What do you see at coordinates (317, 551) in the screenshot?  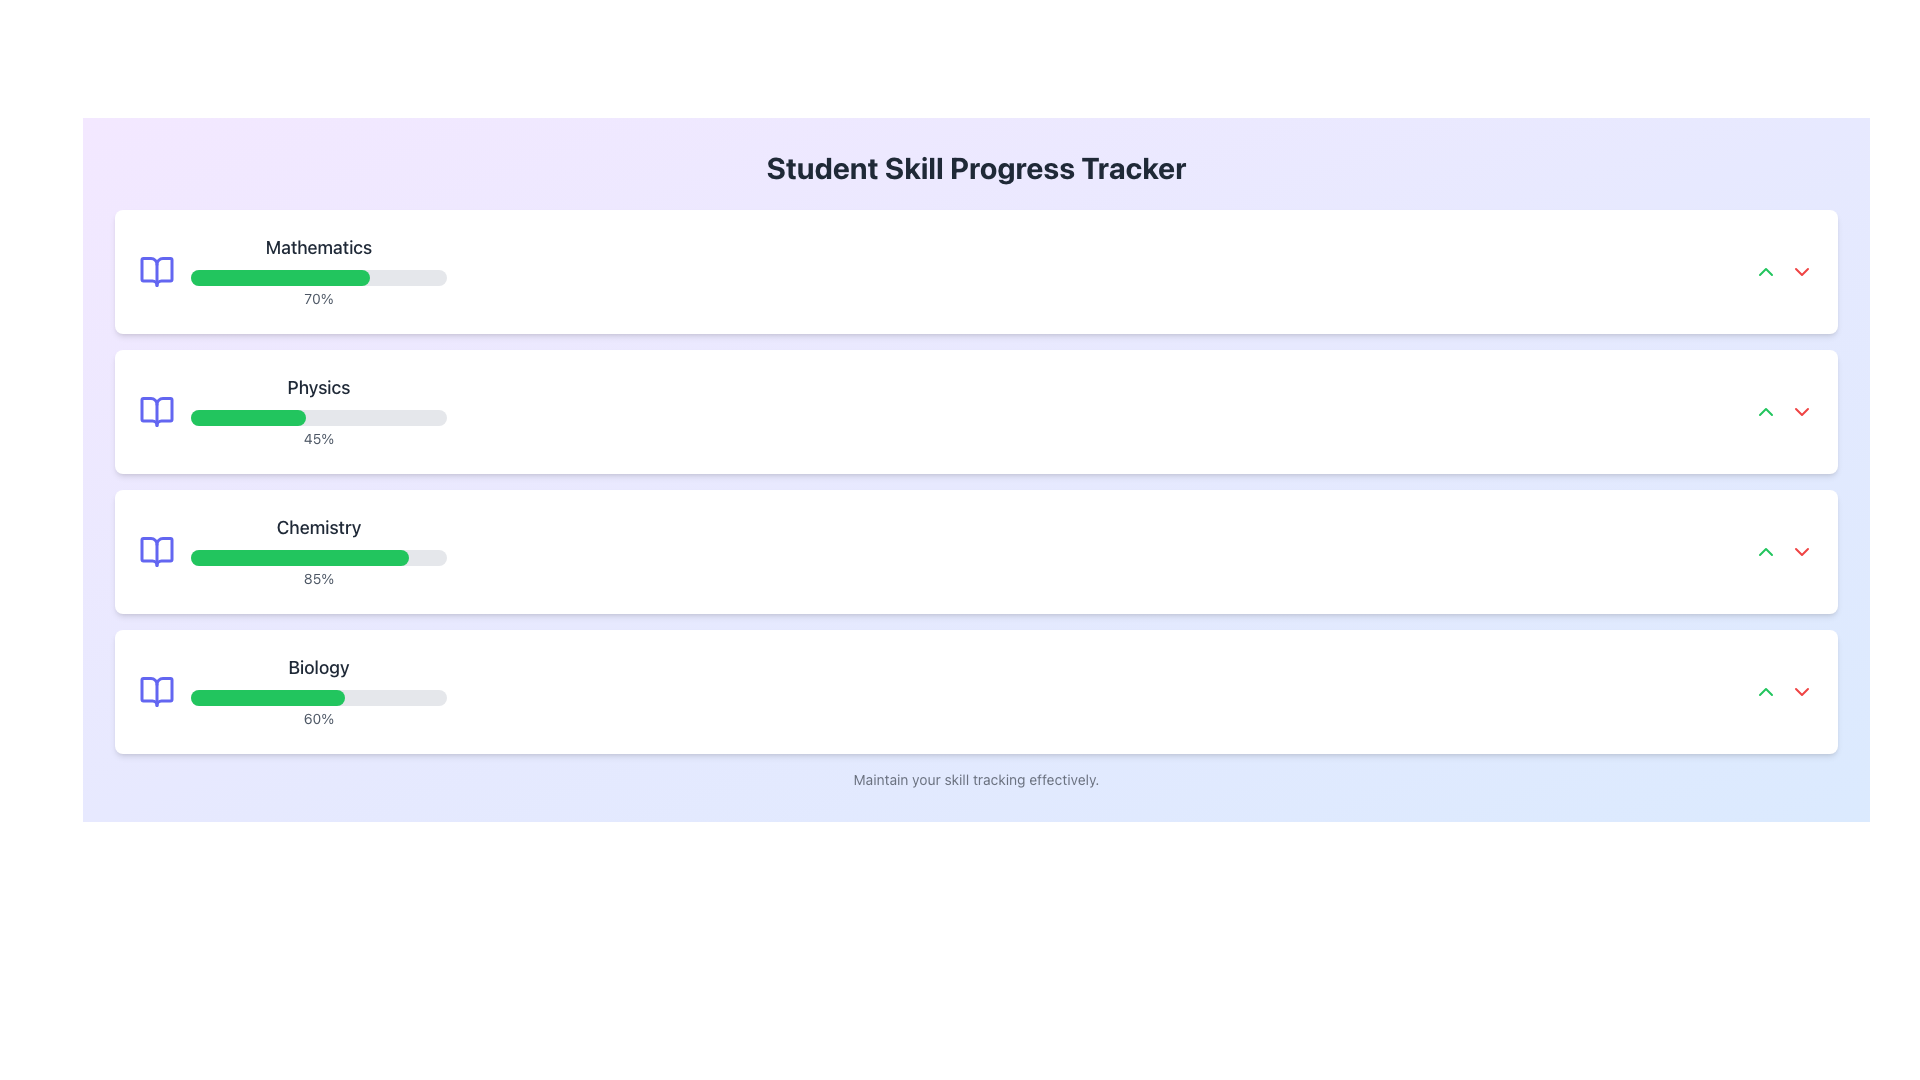 I see `the Chemistry progress bar, which is the third in a vertically stacked list of progress trackers, visually indicating task completion percentage` at bounding box center [317, 551].